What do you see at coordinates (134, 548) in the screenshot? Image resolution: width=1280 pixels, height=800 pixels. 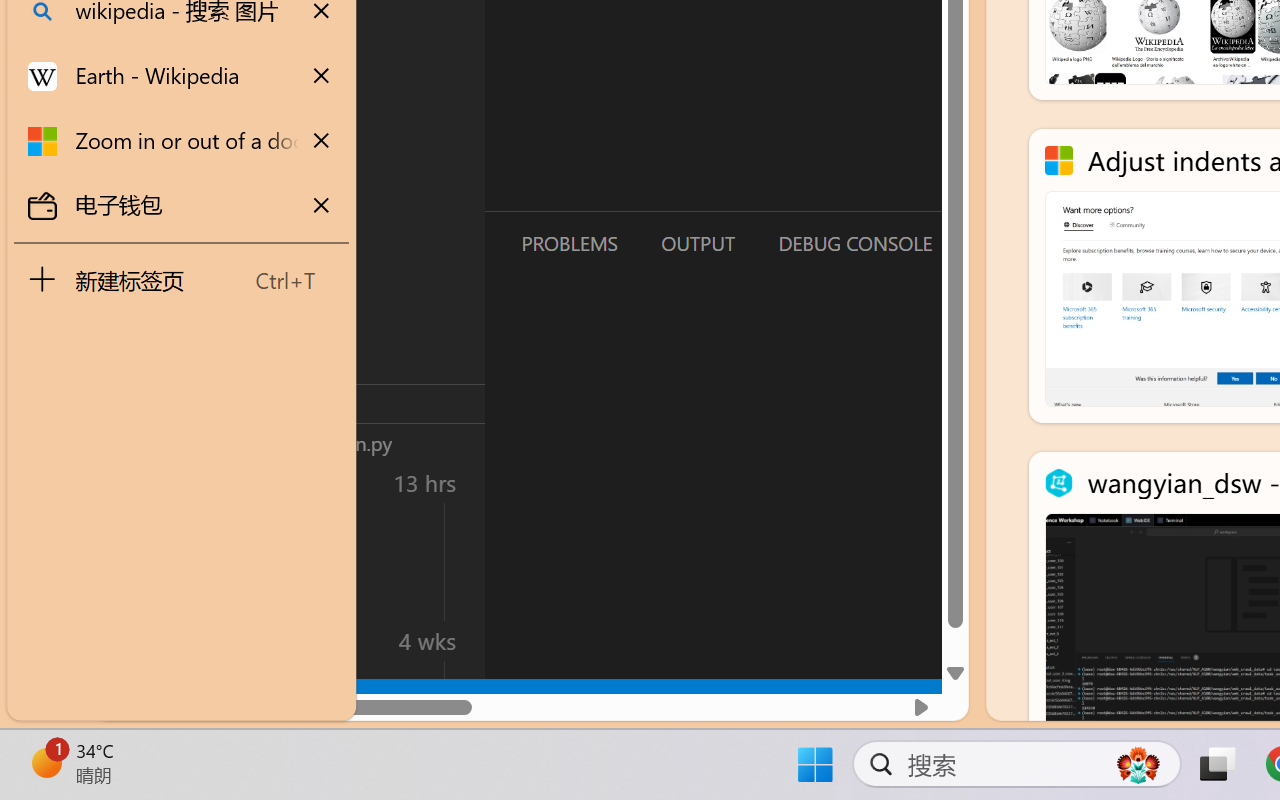 I see `'Accounts - Sign in requested'` at bounding box center [134, 548].